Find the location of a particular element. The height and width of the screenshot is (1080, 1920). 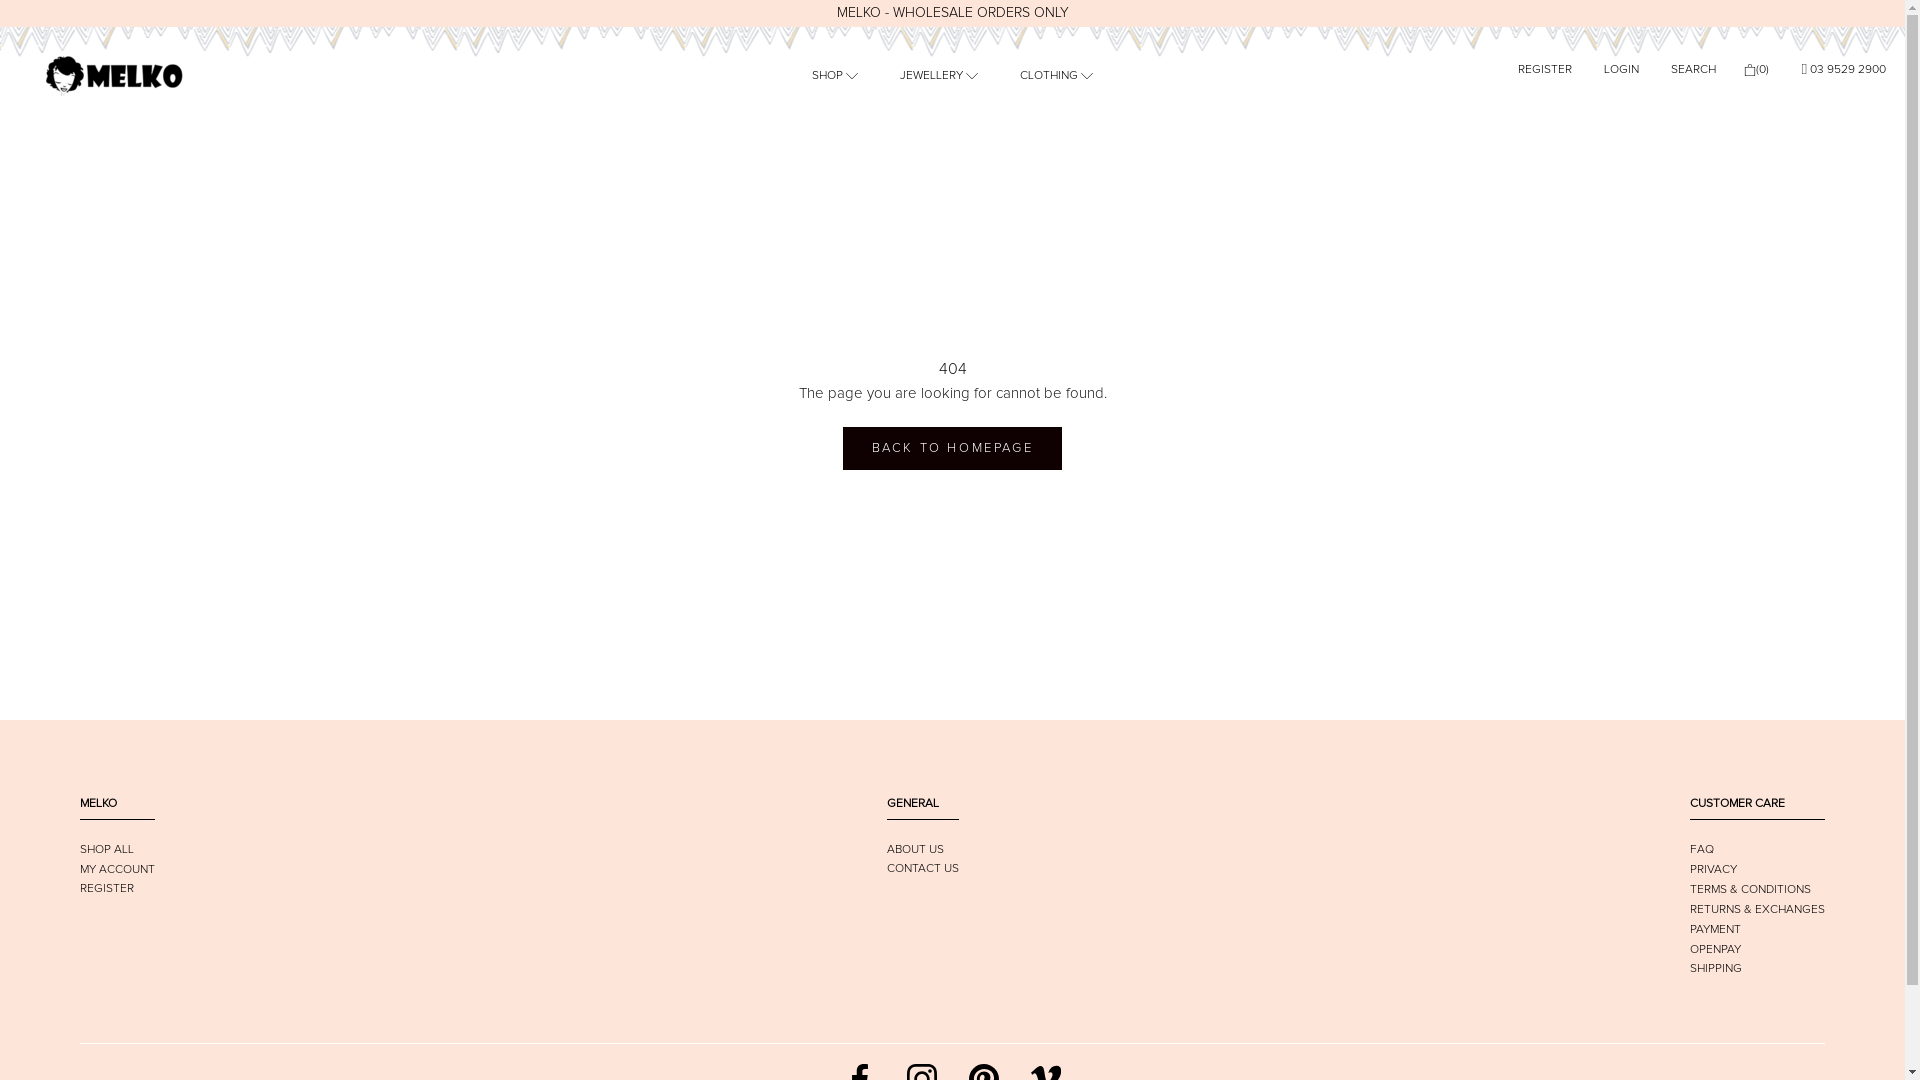

'PAYMENT' is located at coordinates (1714, 929).